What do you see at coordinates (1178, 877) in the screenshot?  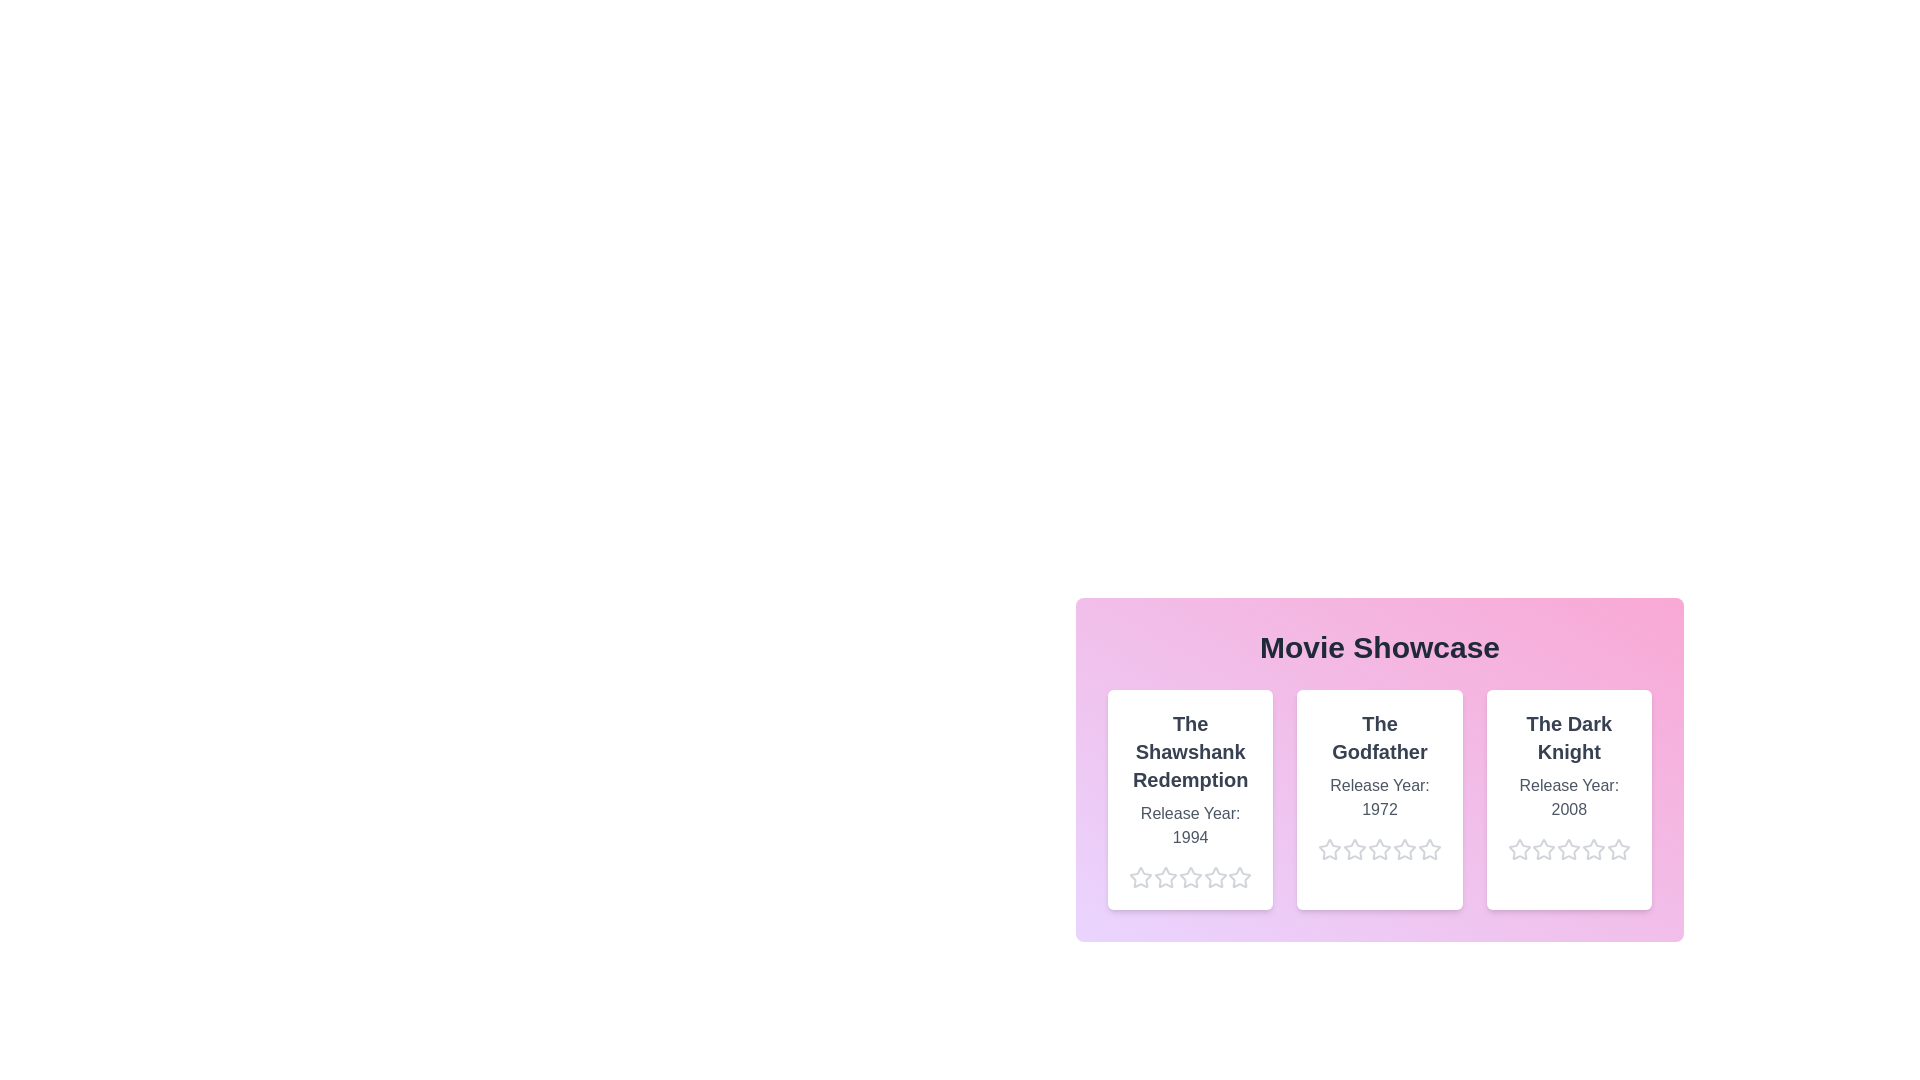 I see `the star corresponding to 3 stars for the movie The Shawshank Redemption` at bounding box center [1178, 877].